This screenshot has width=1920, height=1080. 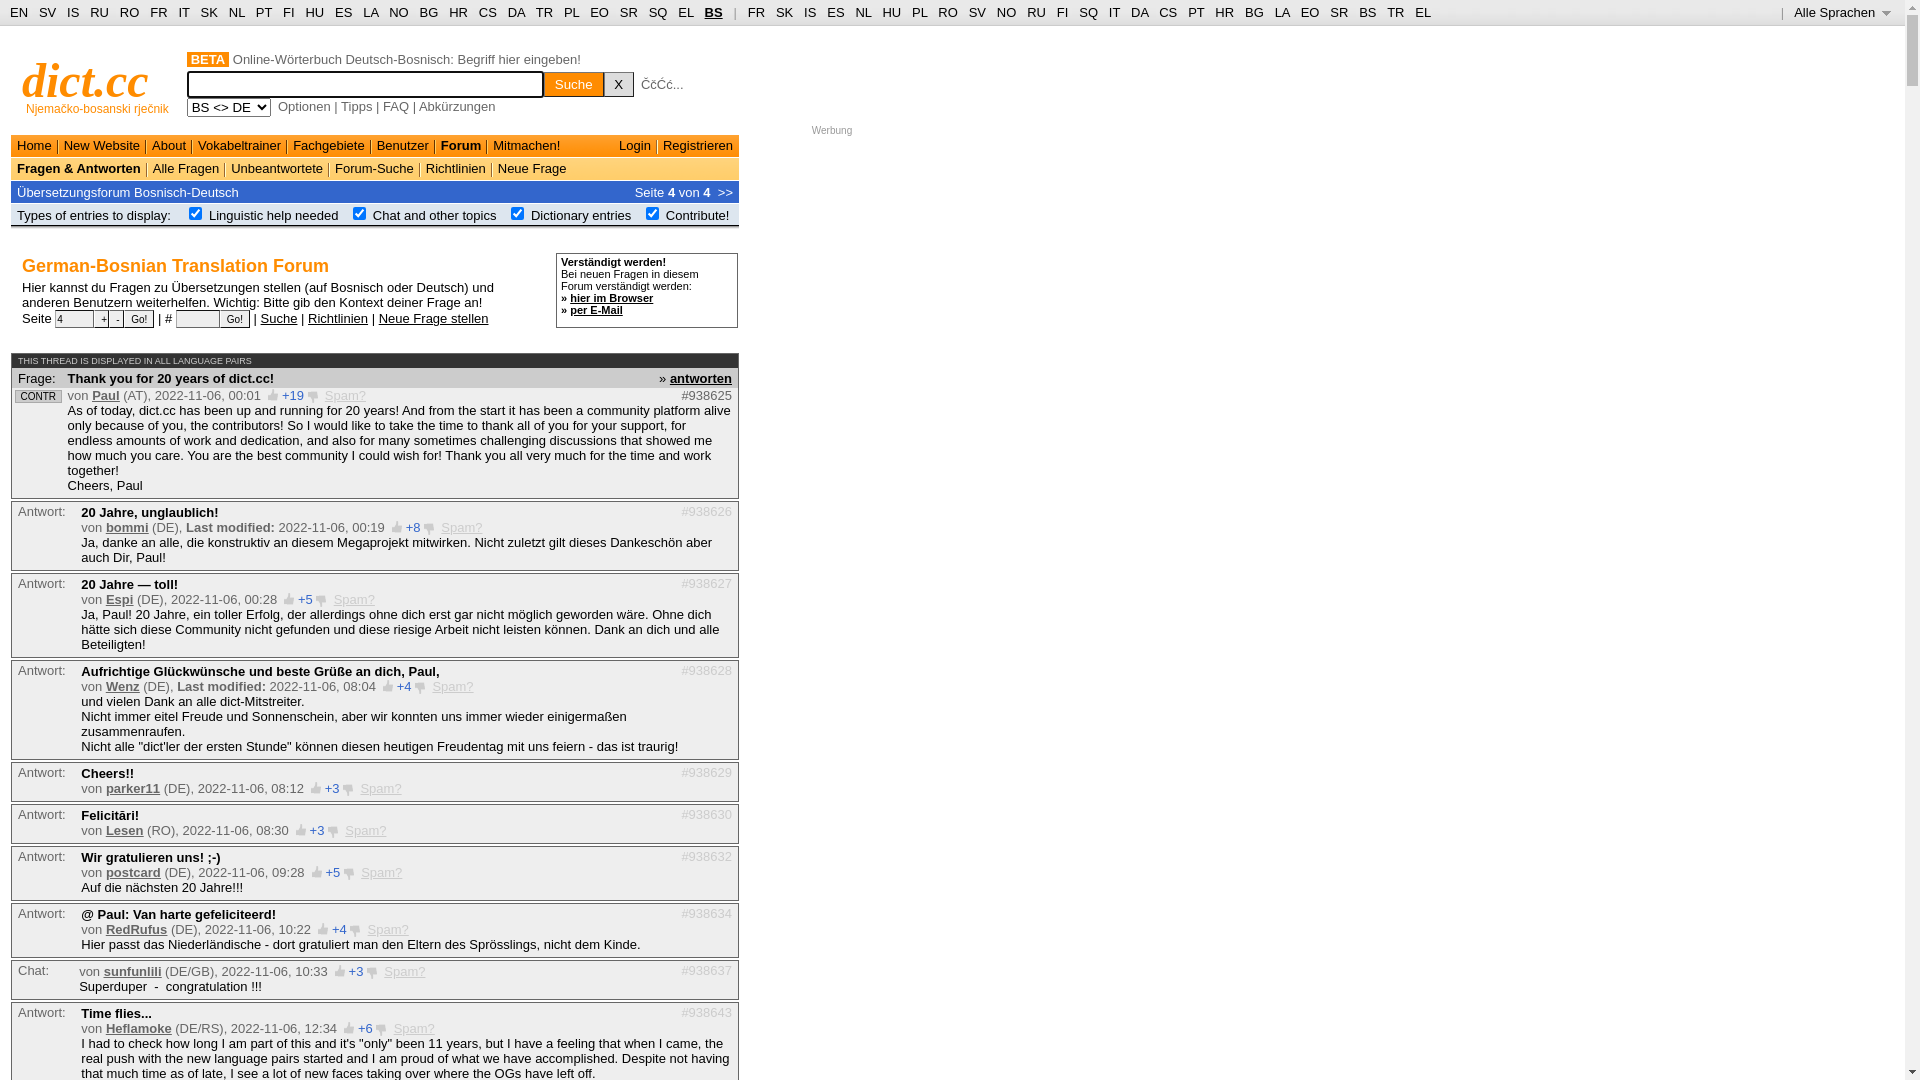 What do you see at coordinates (1055, 12) in the screenshot?
I see `'FI'` at bounding box center [1055, 12].